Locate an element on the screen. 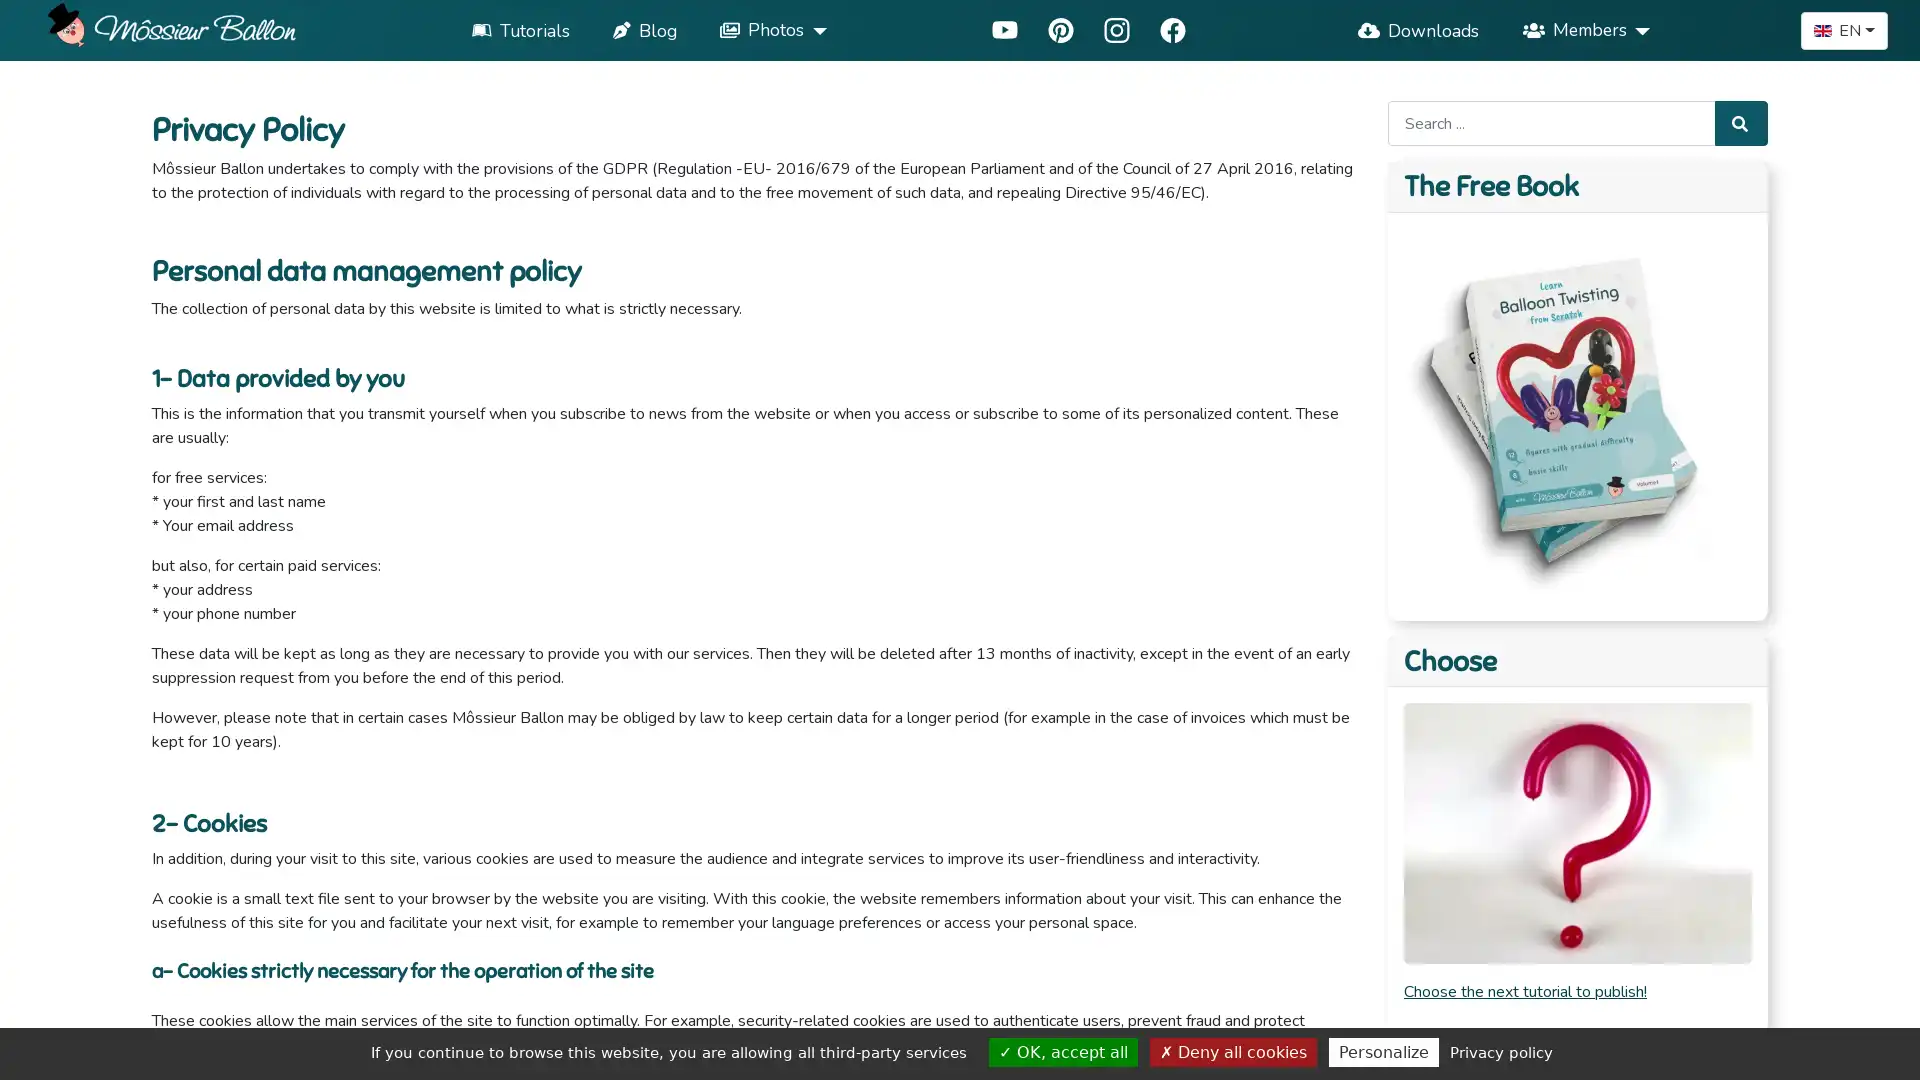 This screenshot has height=1080, width=1920. Deny all cookies is located at coordinates (1232, 1051).